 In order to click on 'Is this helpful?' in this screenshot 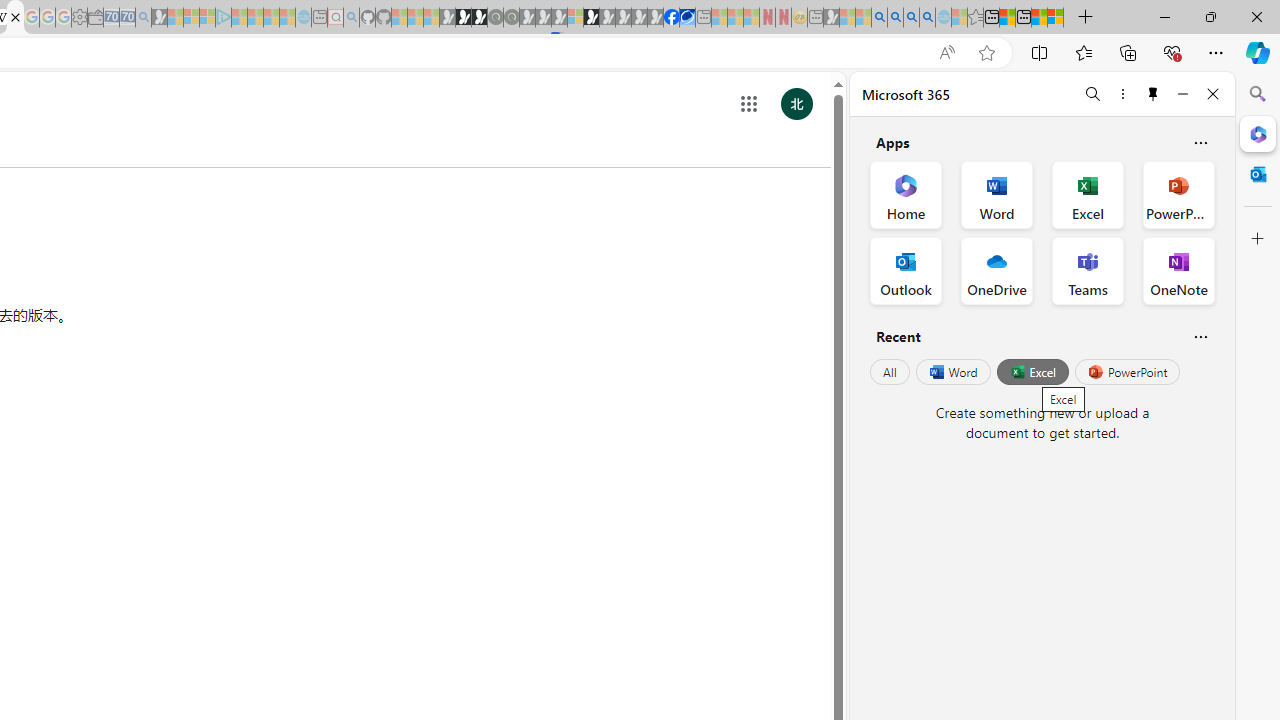, I will do `click(1200, 335)`.